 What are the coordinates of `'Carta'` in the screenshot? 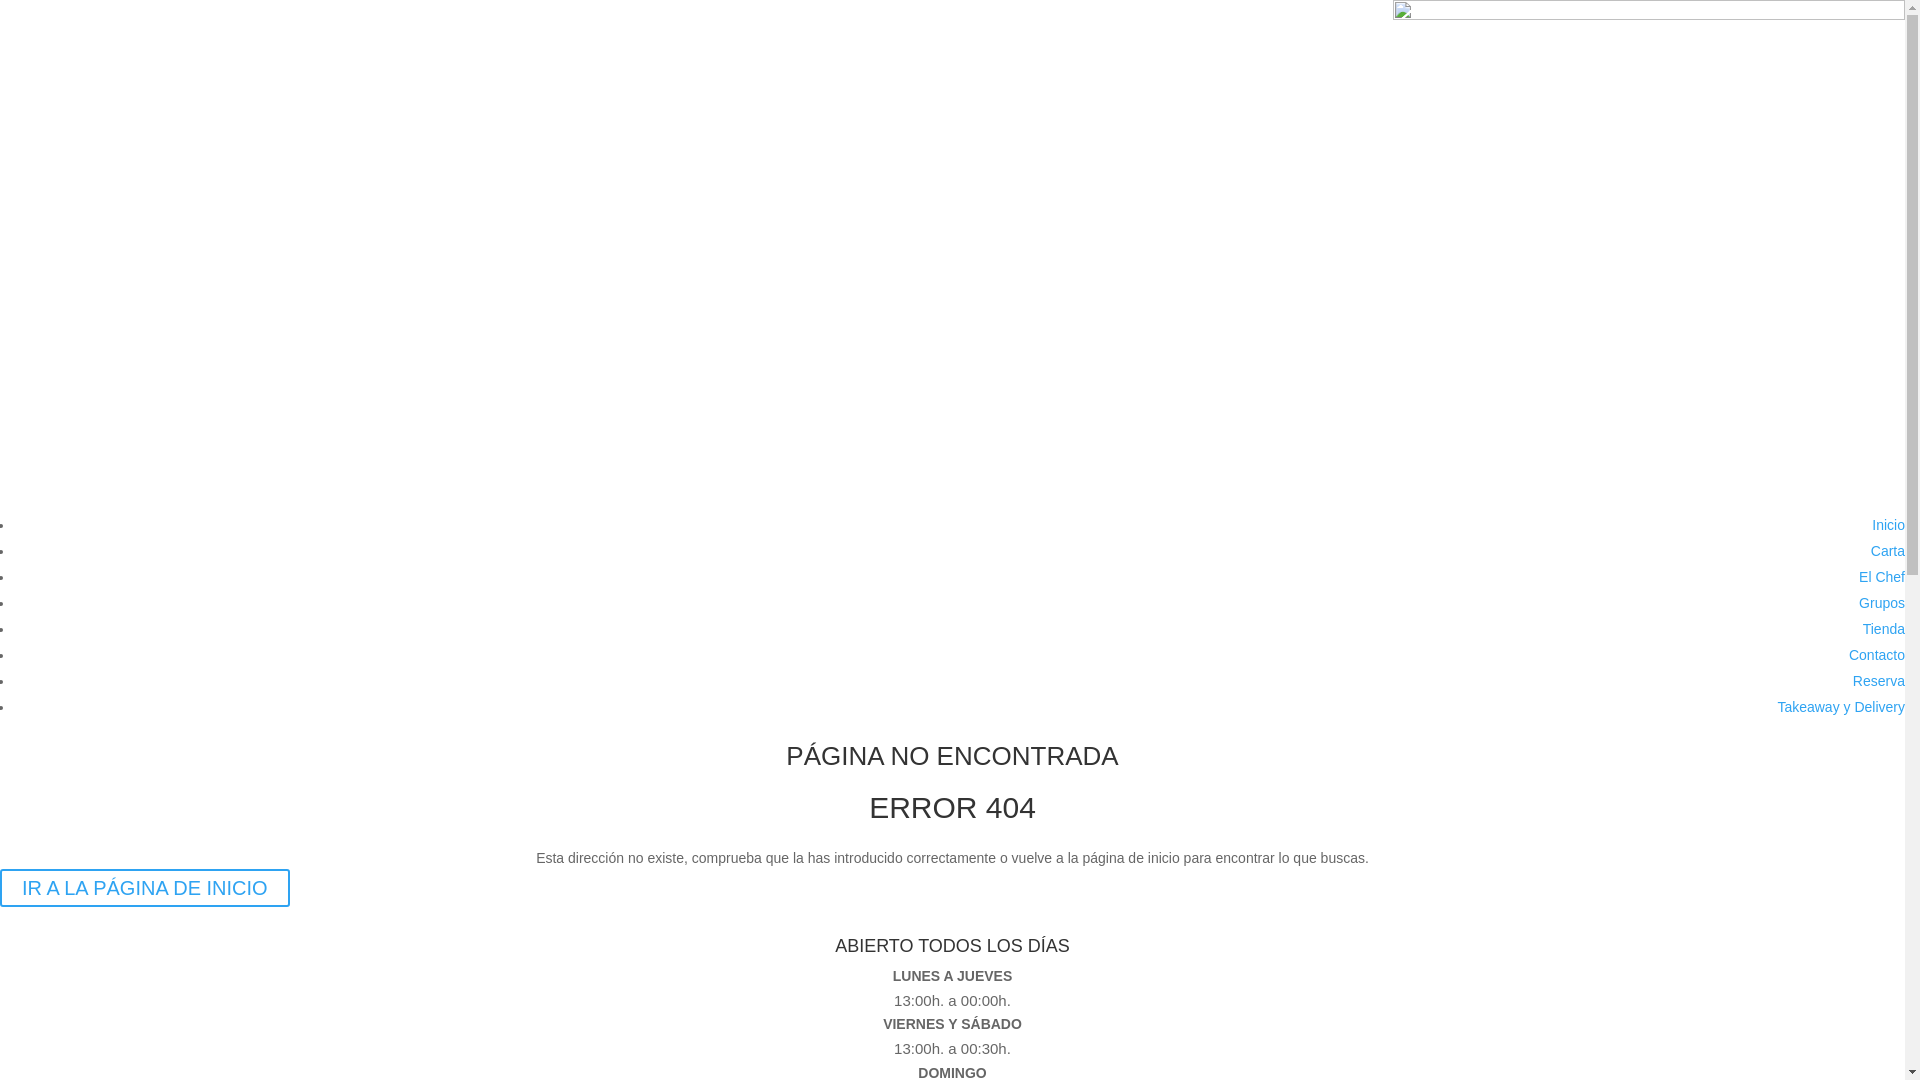 It's located at (1886, 551).